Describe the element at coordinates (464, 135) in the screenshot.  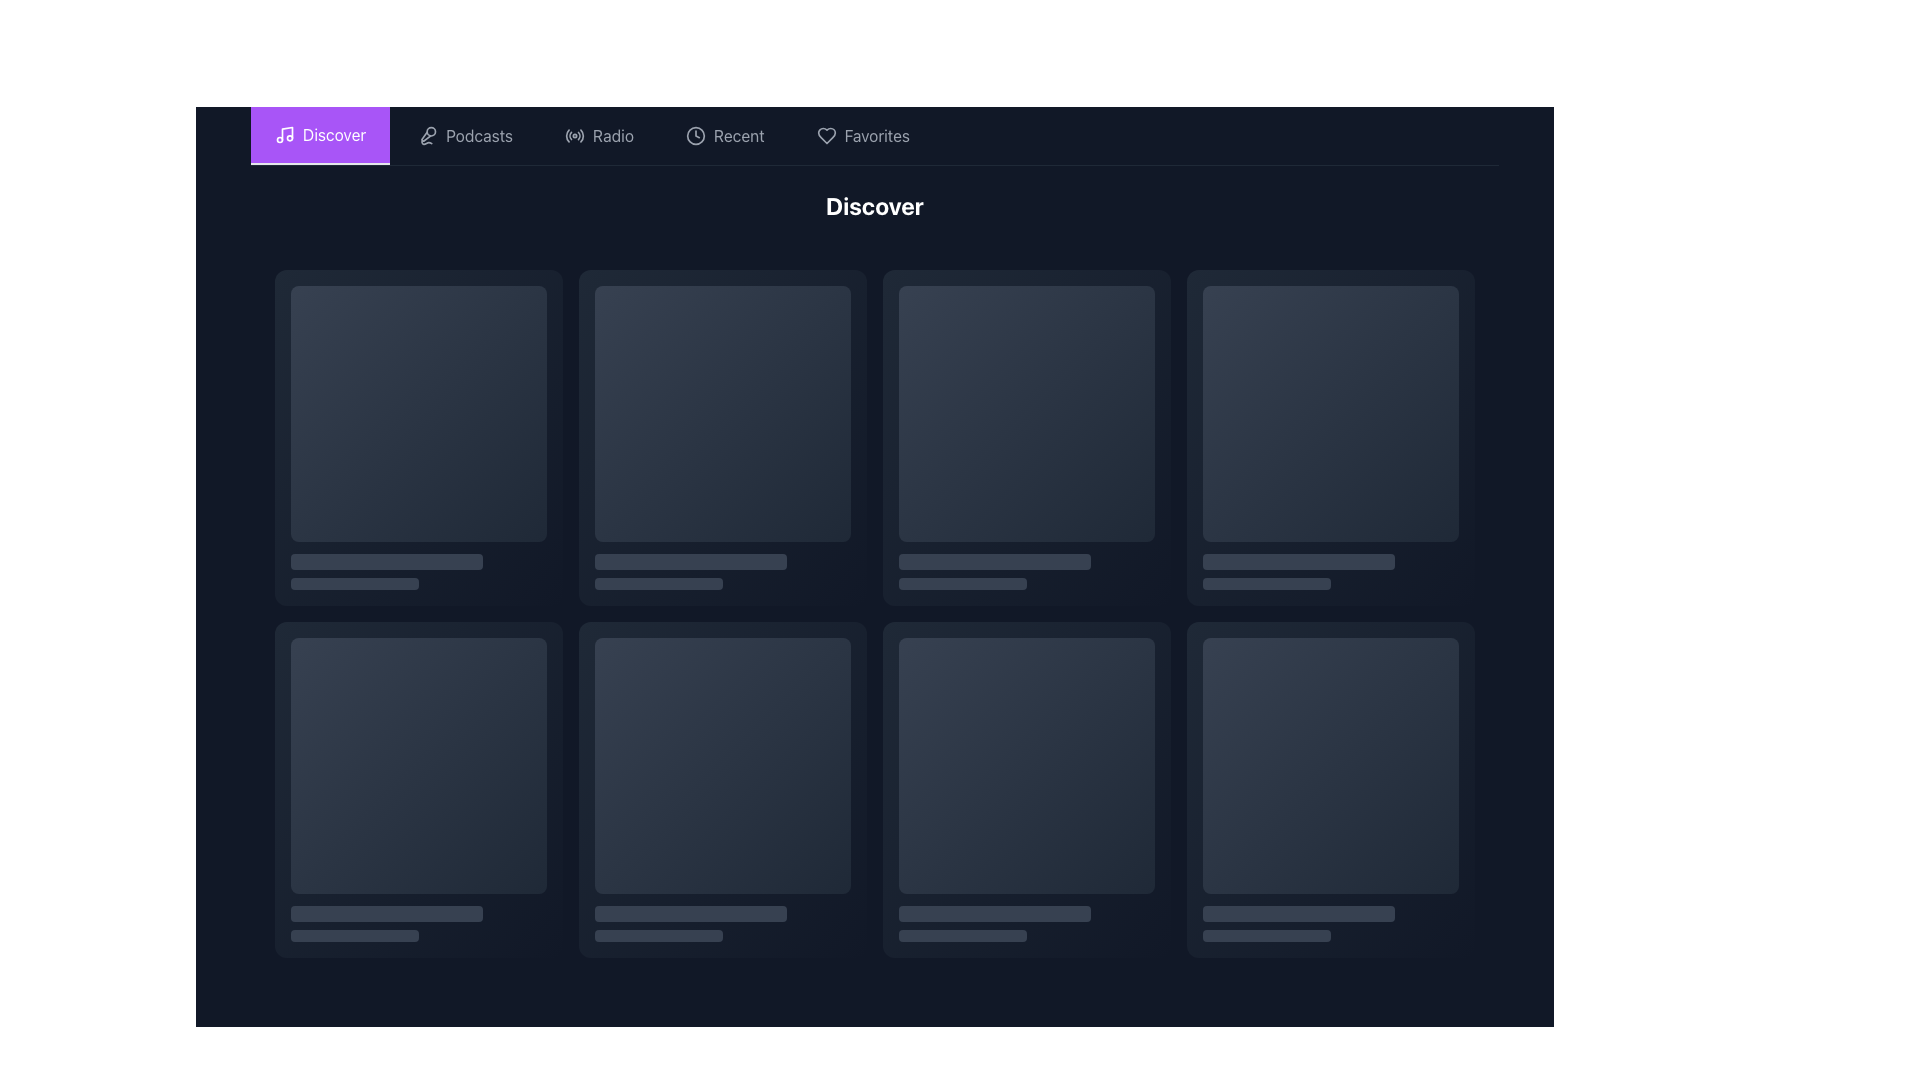
I see `the 'Podcasts' button in the navigation bar` at that location.